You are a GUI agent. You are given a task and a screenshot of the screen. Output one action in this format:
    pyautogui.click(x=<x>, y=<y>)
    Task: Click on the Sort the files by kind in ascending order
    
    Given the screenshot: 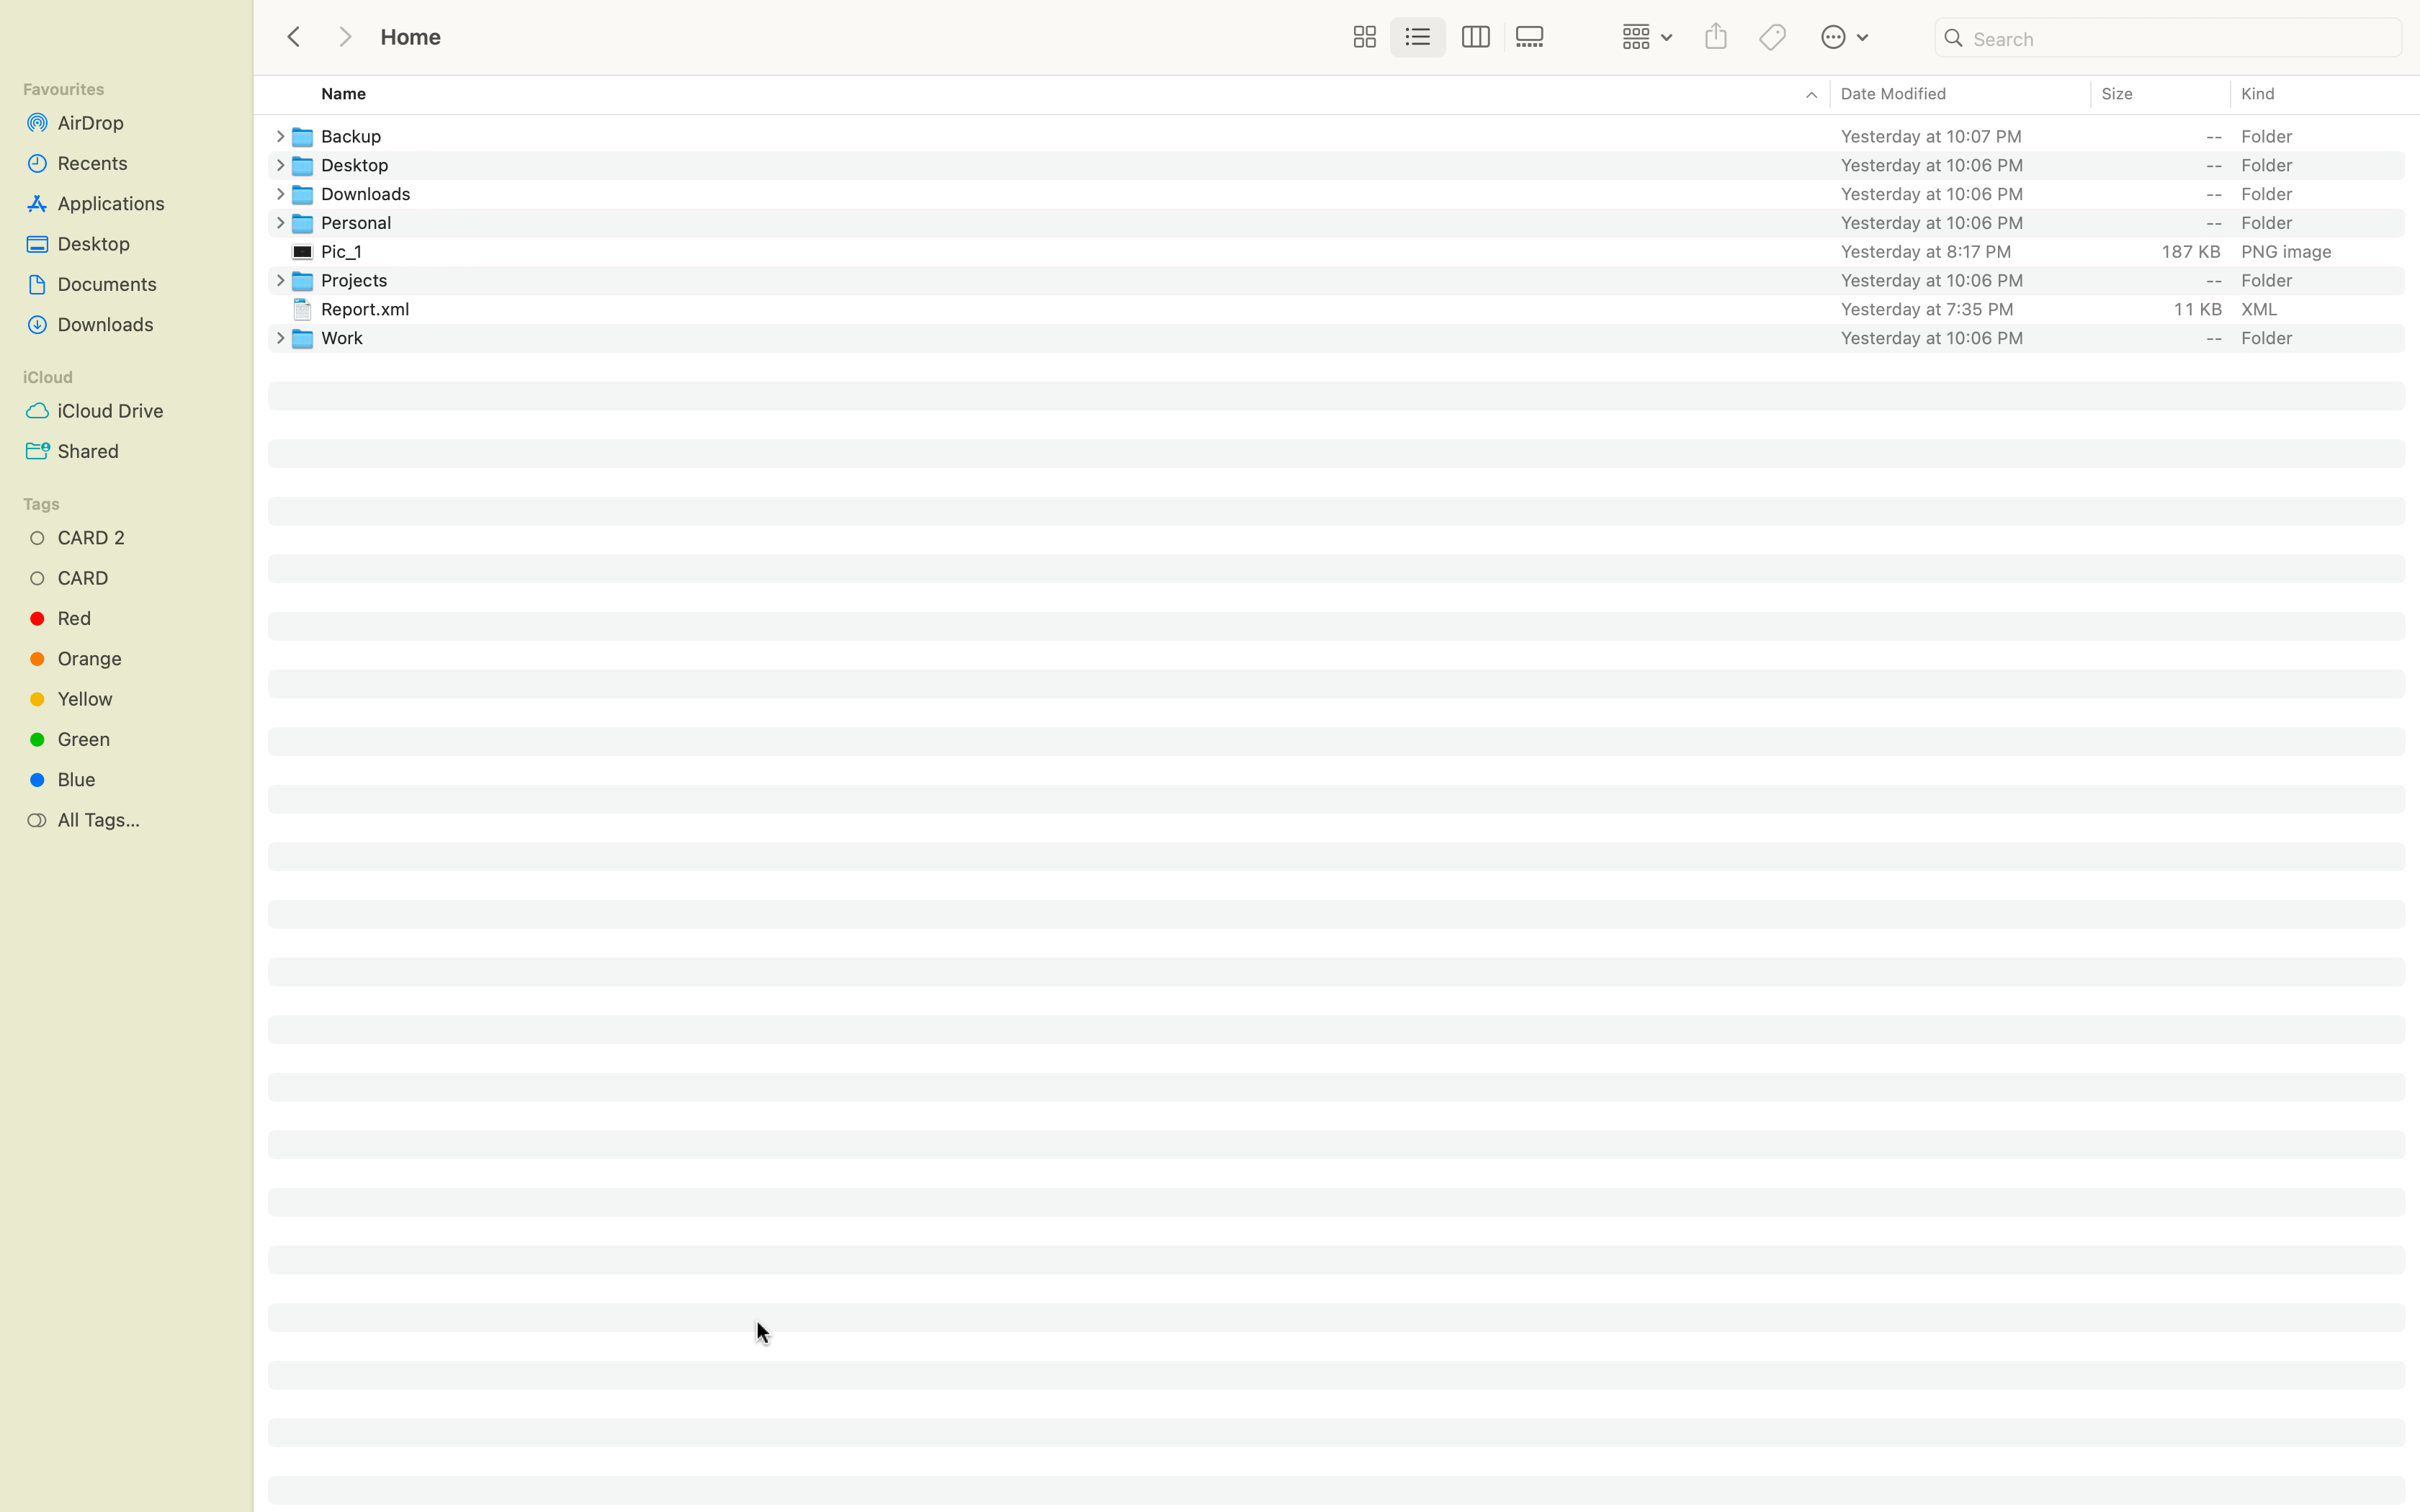 What is the action you would take?
    pyautogui.click(x=2313, y=94)
    